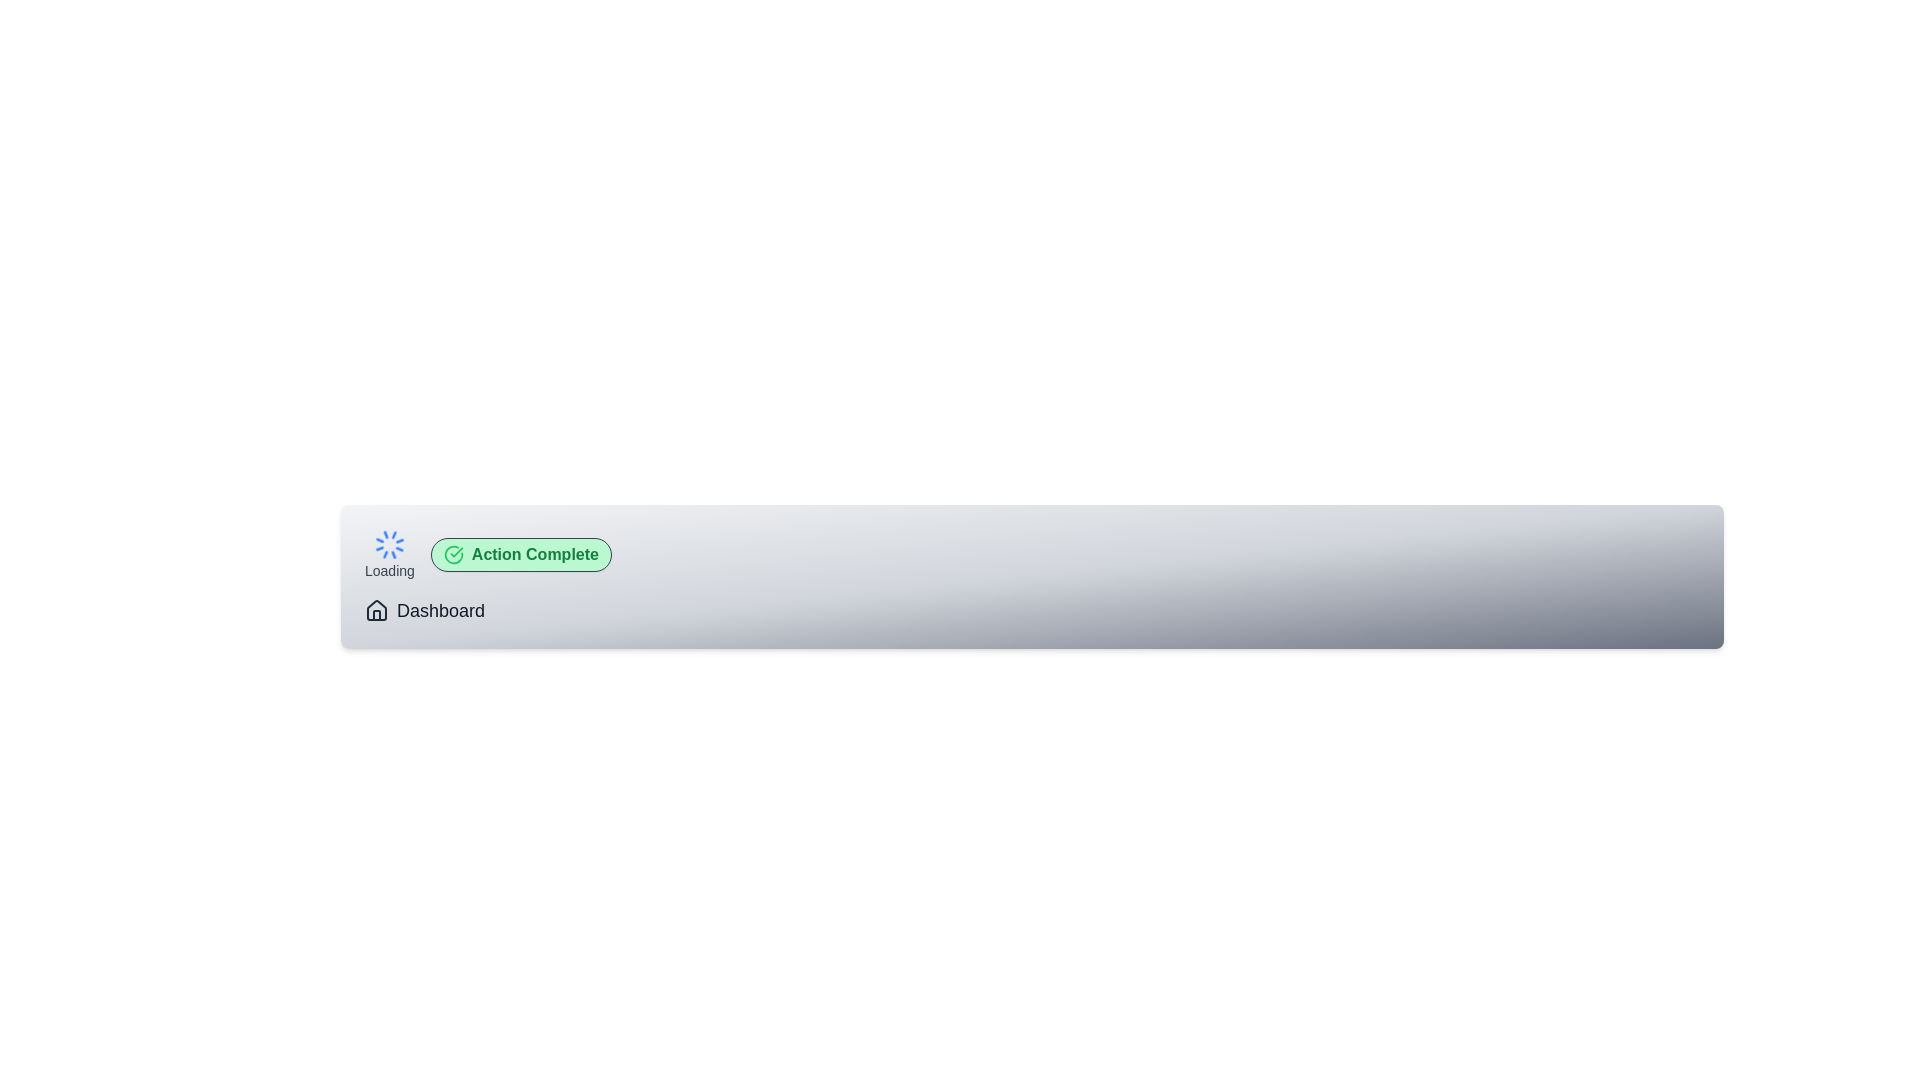 The image size is (1920, 1080). Describe the element at coordinates (377, 608) in the screenshot. I see `the interactive graphic icon representing the home or dashboard, located at the lower-left corner of the interface next to the label 'Dashboard'` at that location.